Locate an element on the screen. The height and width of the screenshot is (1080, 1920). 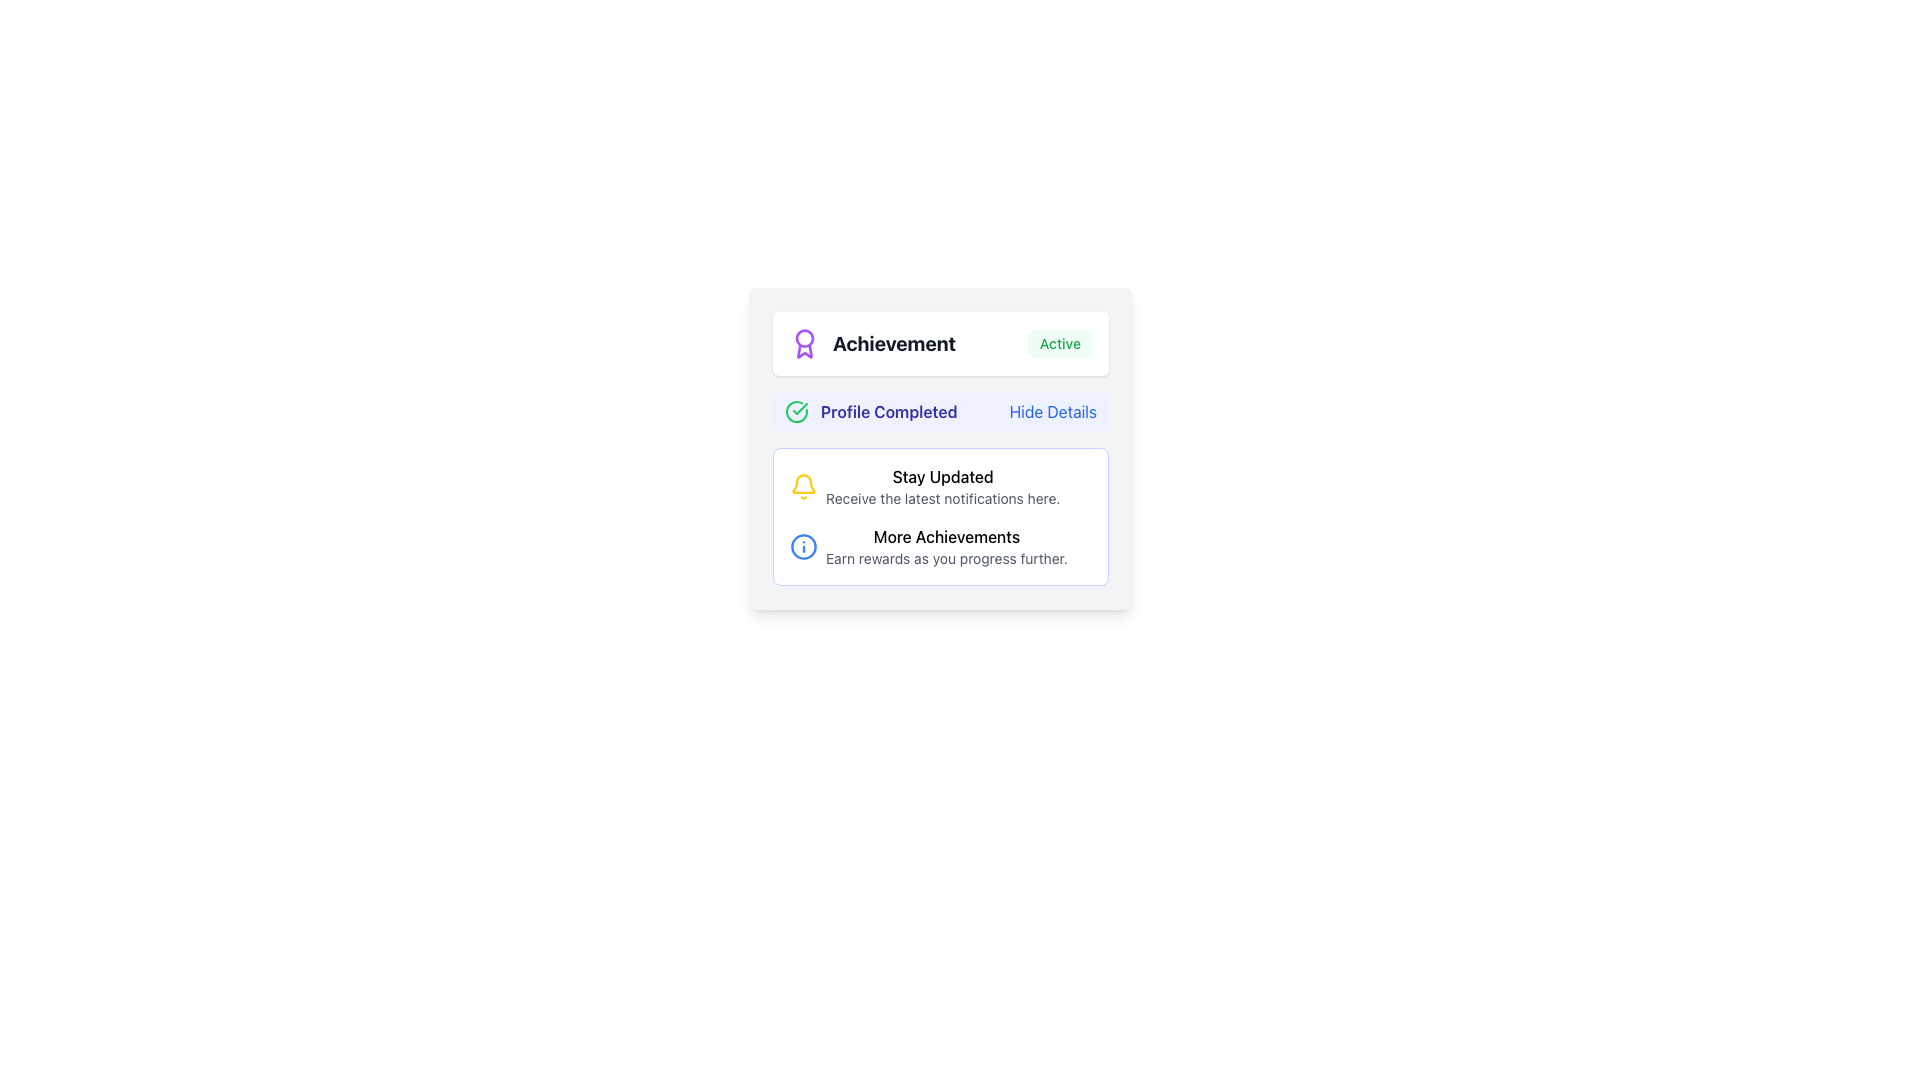
the informational block featuring a yellow bell icon and the text 'Stay Updated' with a subtext 'Receive the latest notifications here.' is located at coordinates (939, 486).